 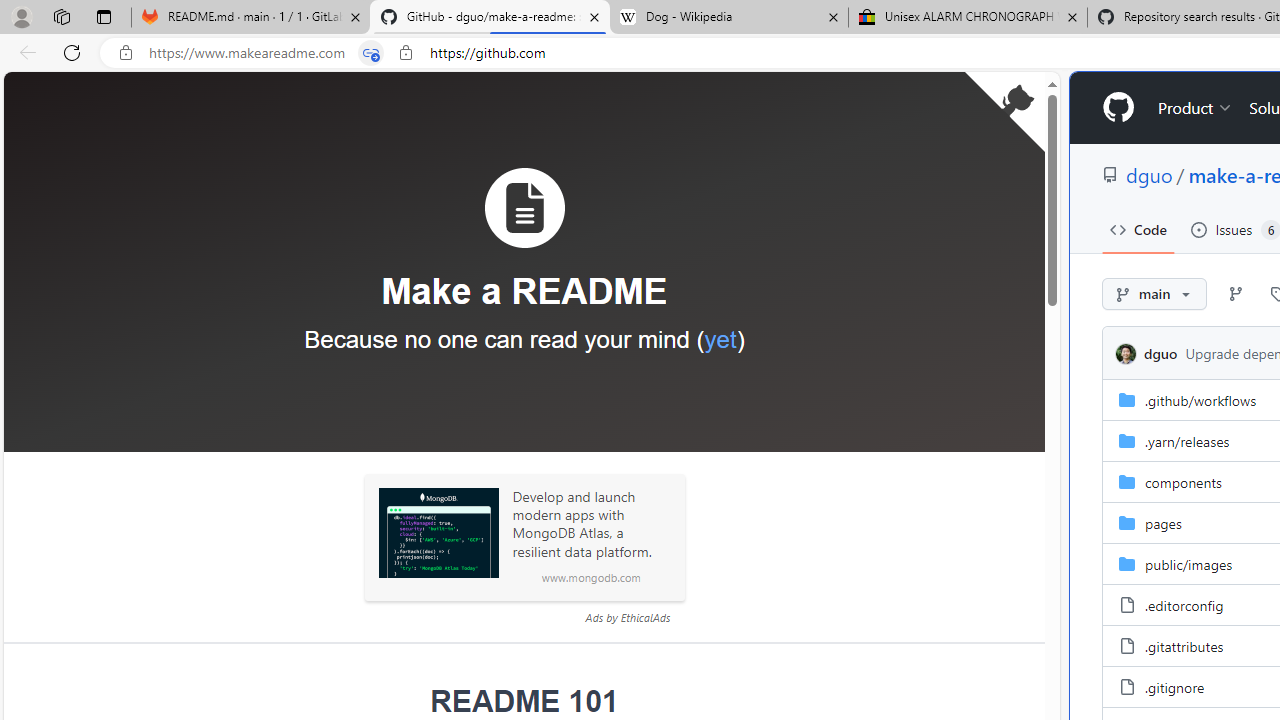 What do you see at coordinates (1235, 294) in the screenshot?
I see `'Go to Branches page'` at bounding box center [1235, 294].